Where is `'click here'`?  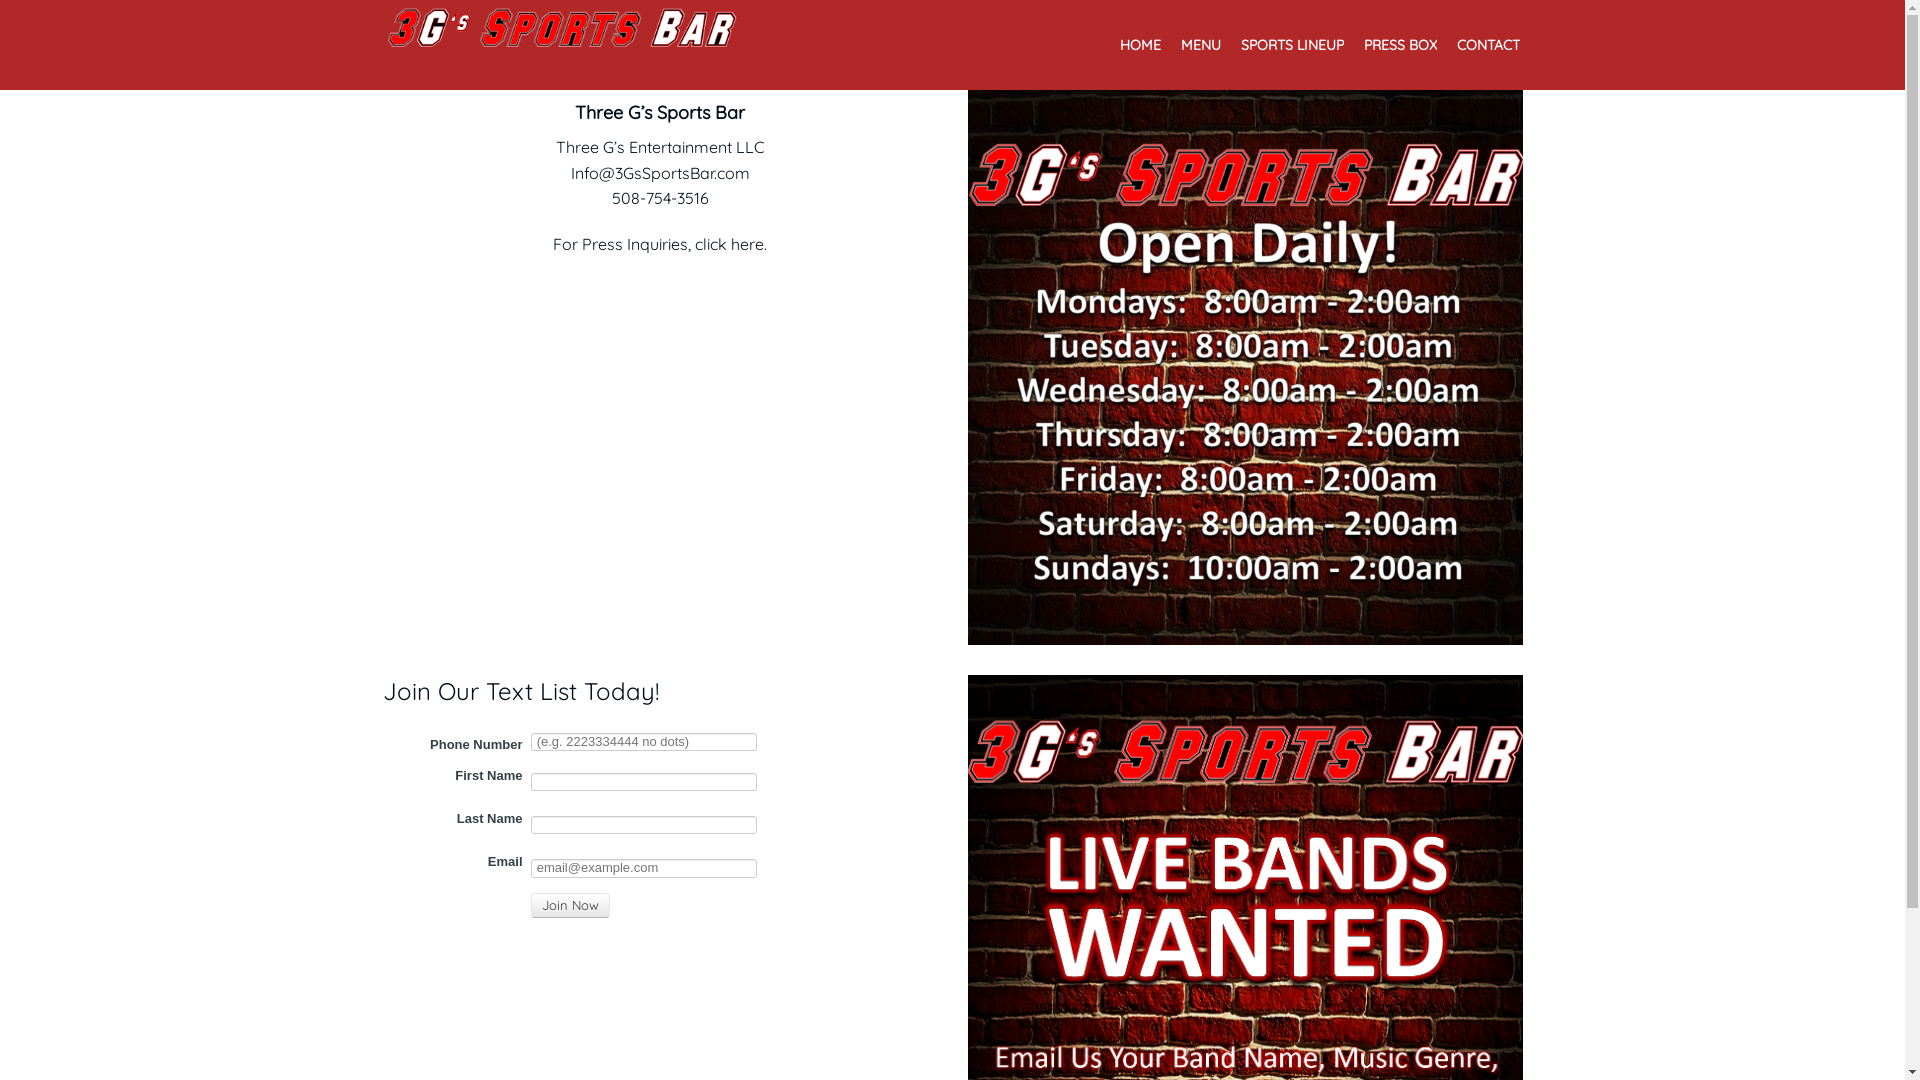 'click here' is located at coordinates (728, 242).